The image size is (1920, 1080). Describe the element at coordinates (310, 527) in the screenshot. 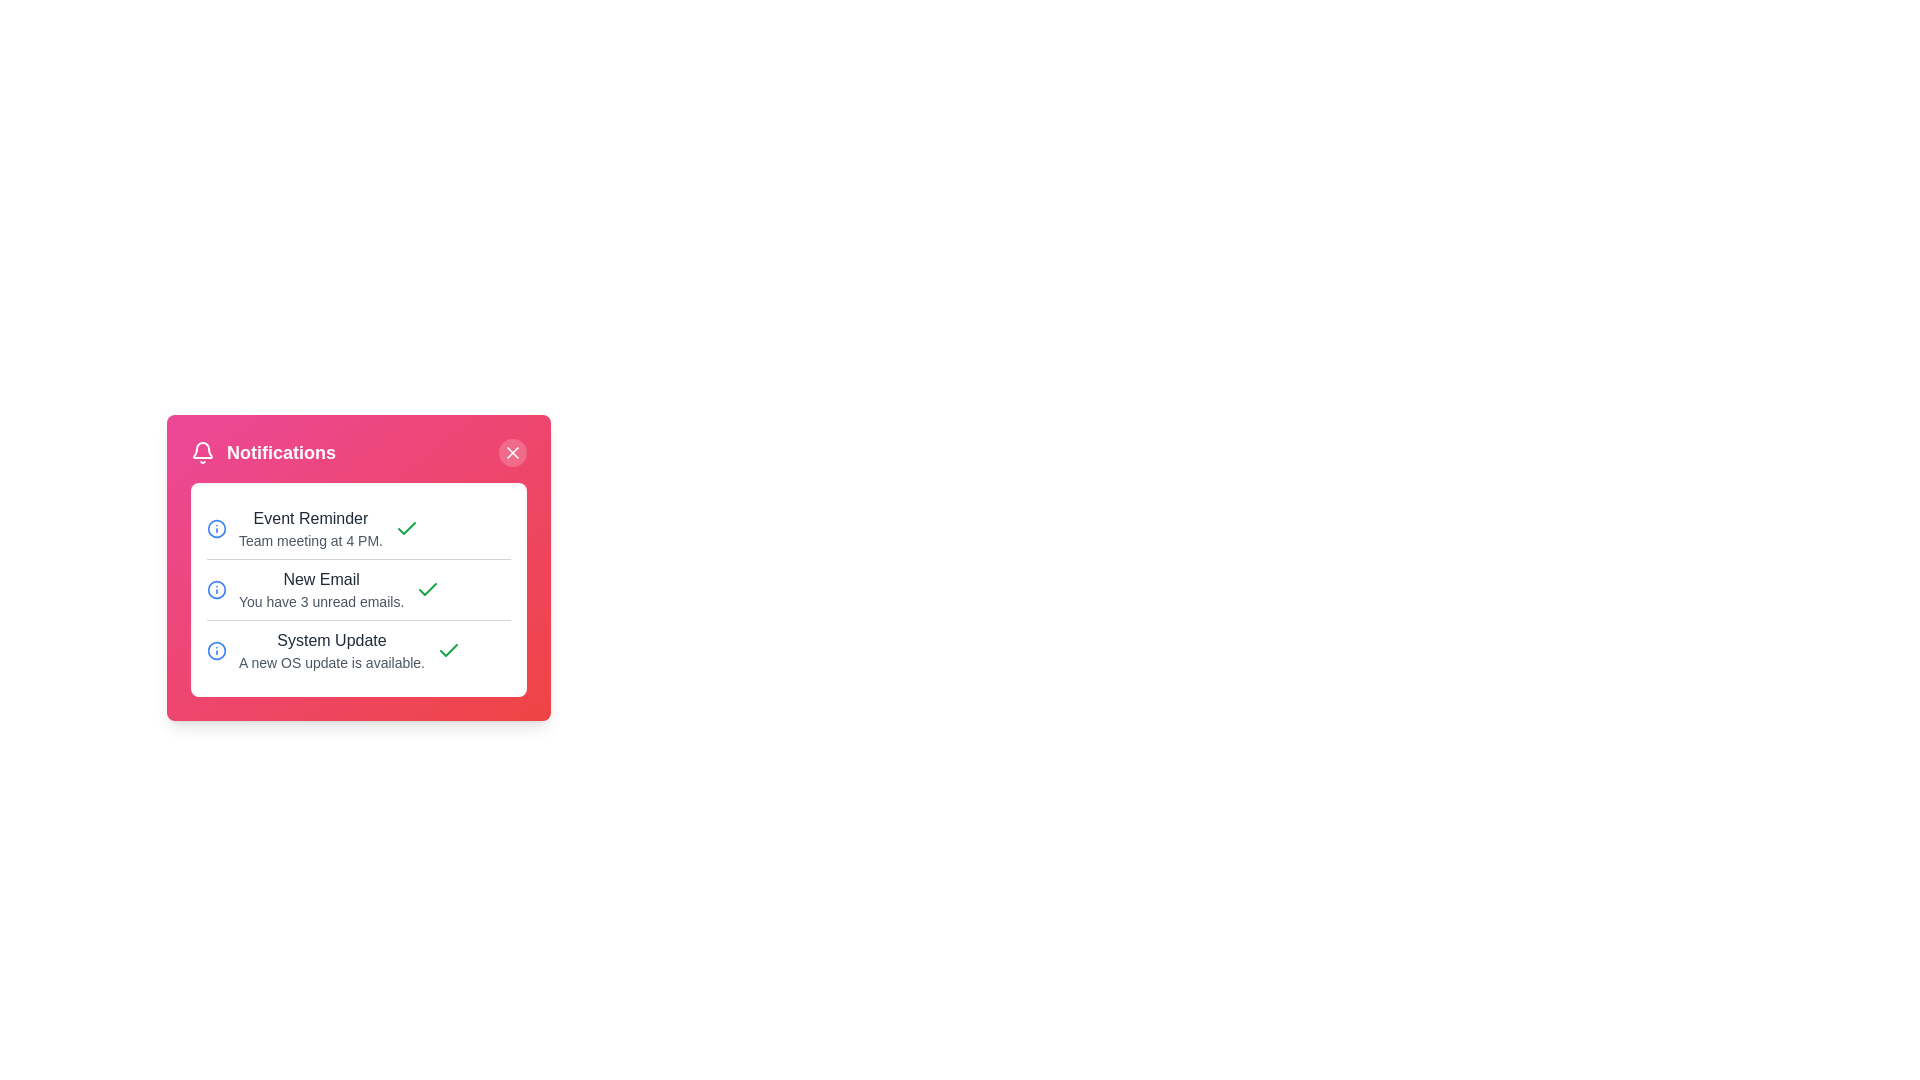

I see `text label displaying 'Event Reminder' and 'Team meeting at 4 PM.' to obtain the reminder information` at that location.